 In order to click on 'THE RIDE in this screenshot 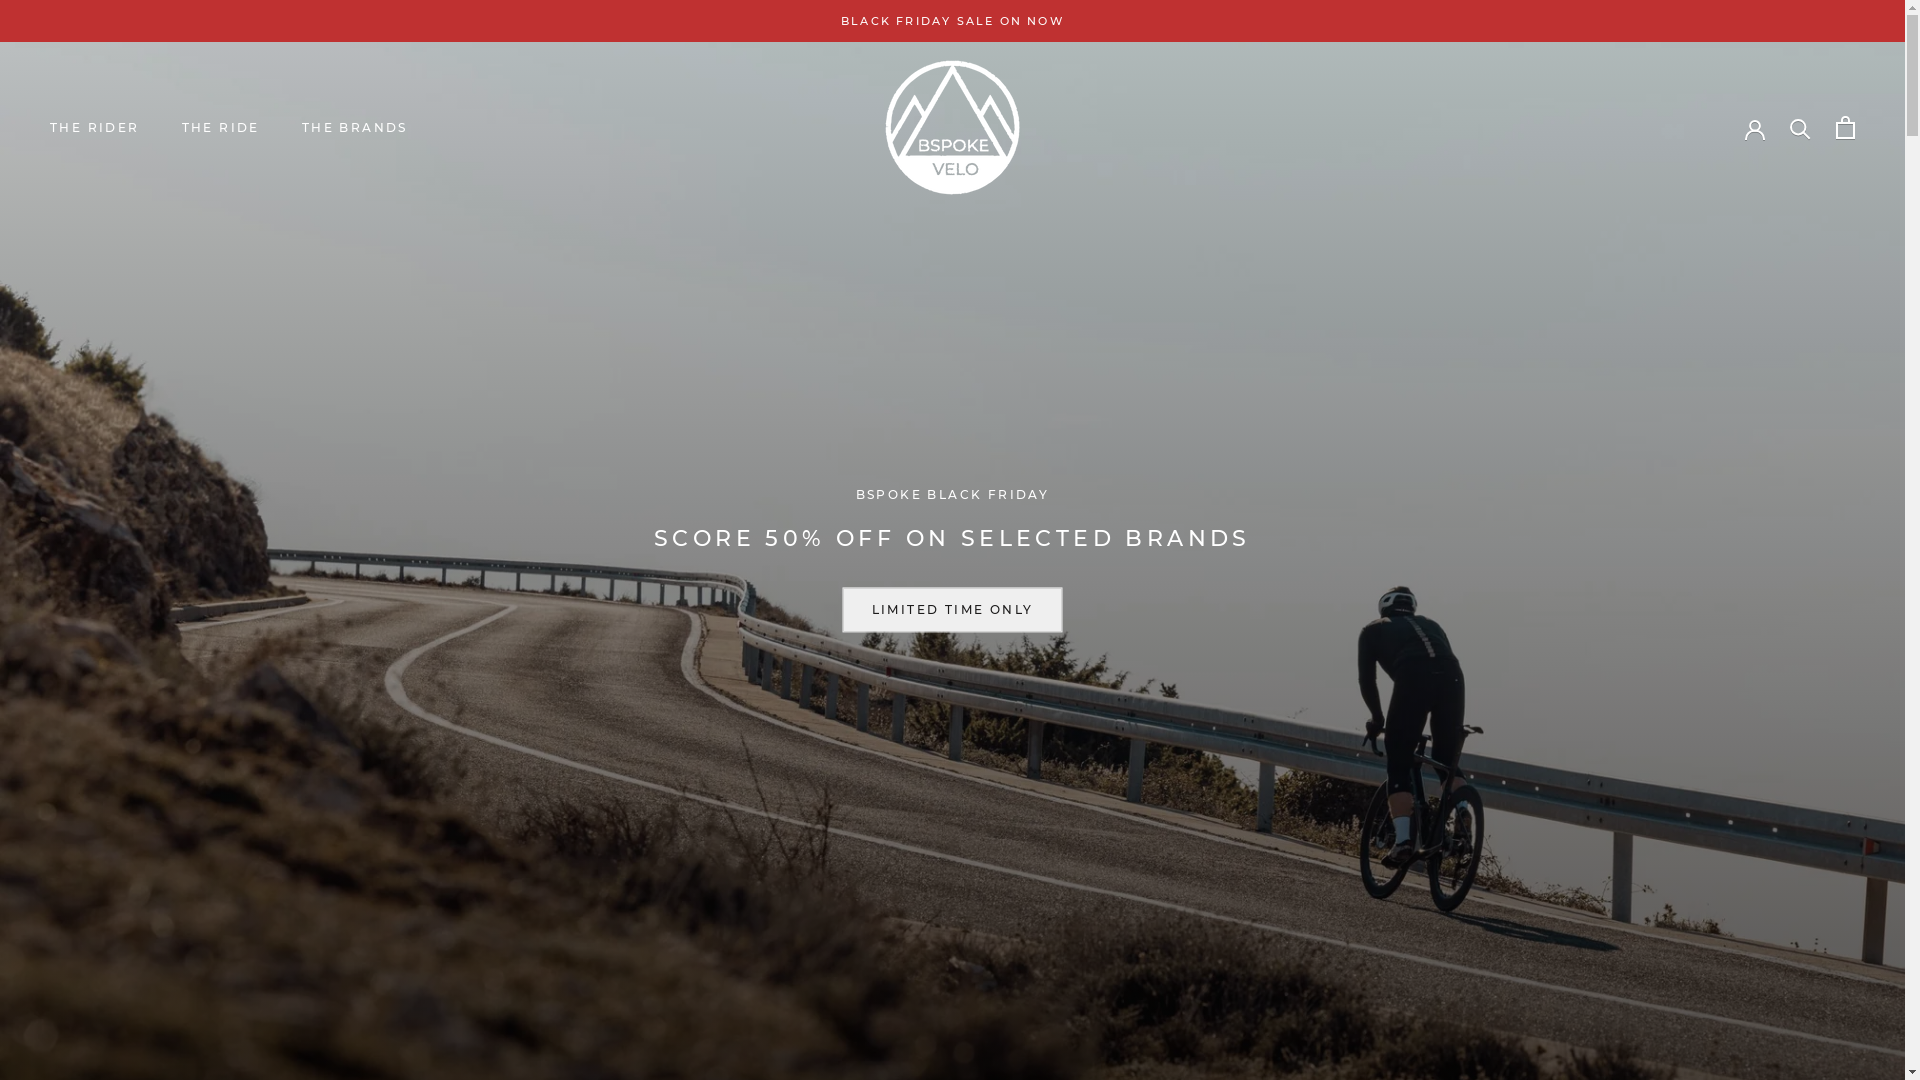, I will do `click(220, 127)`.